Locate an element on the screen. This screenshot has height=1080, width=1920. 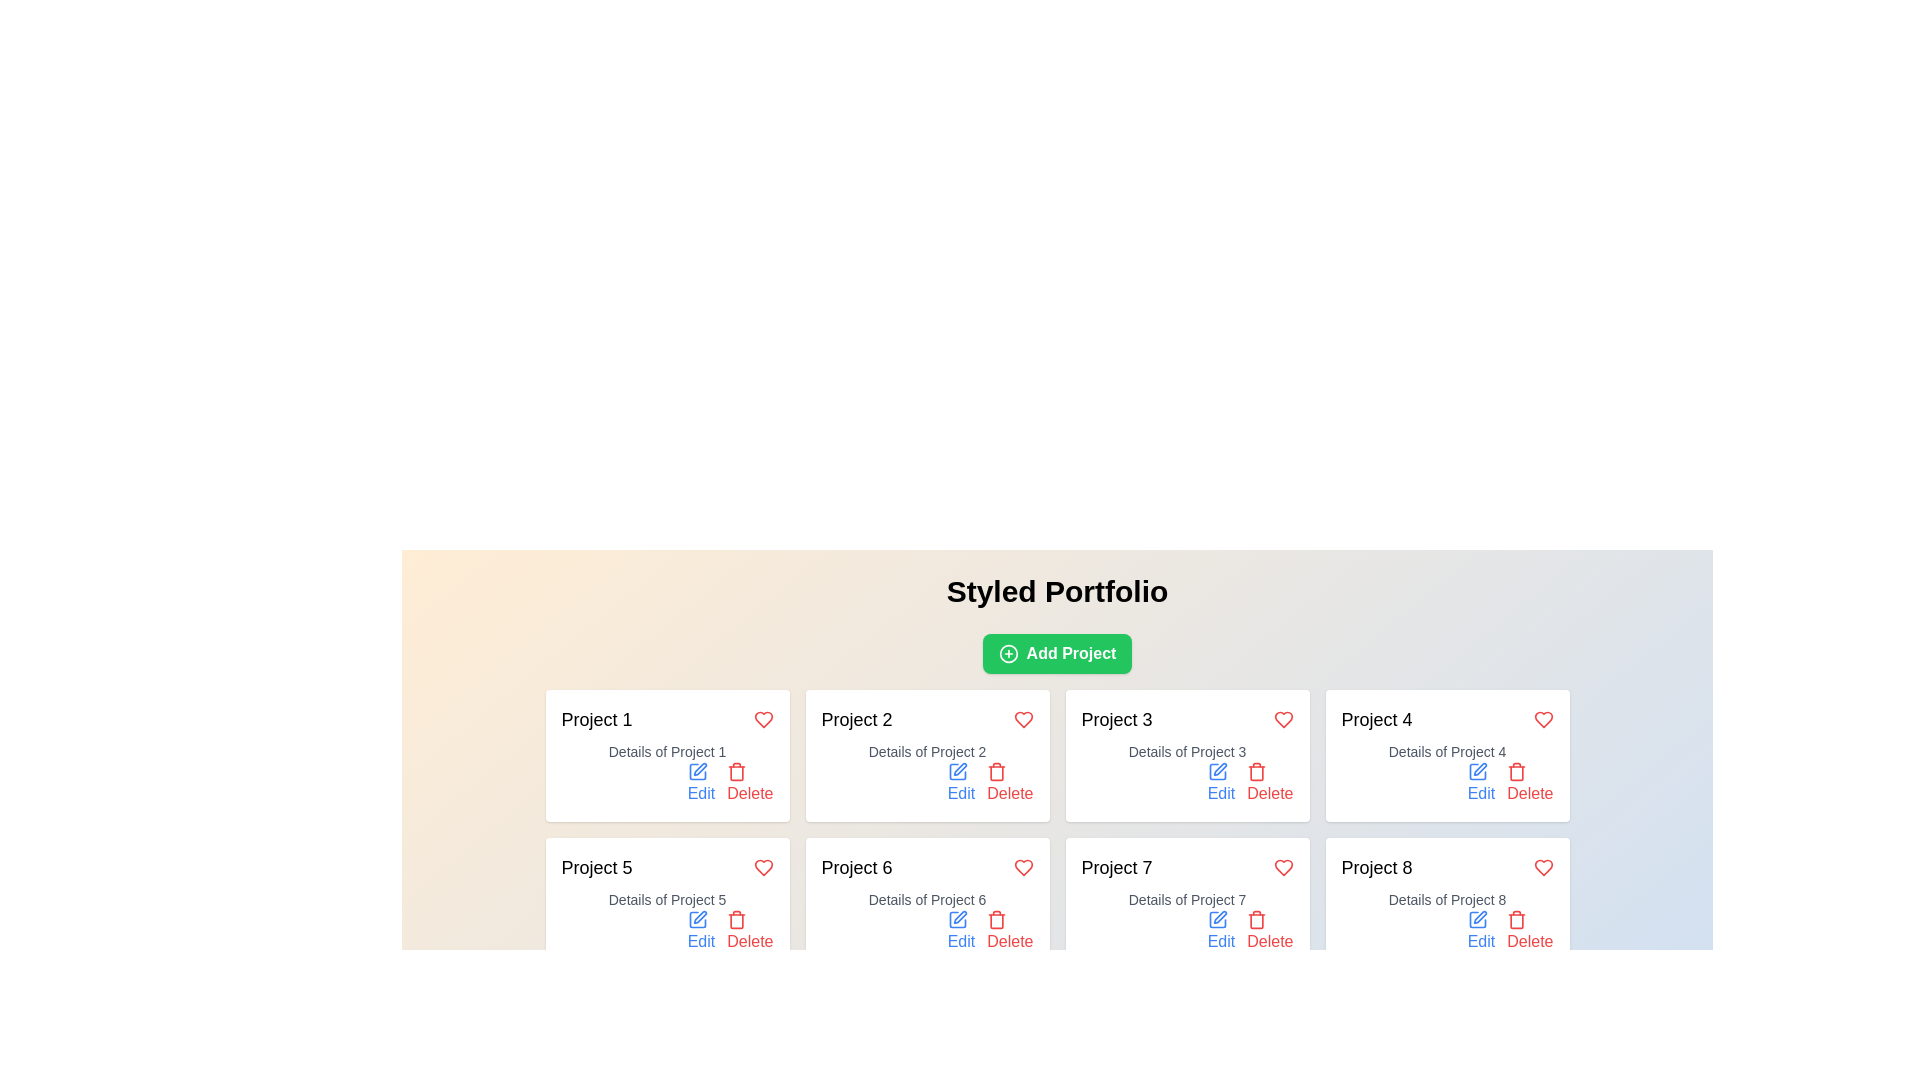
the edit icon (SVG graphic component) located within the 'Edit' button of the third project card in the second row of the card grid under the 'Styled Portfolio' heading to modify the associated project is located at coordinates (1216, 770).